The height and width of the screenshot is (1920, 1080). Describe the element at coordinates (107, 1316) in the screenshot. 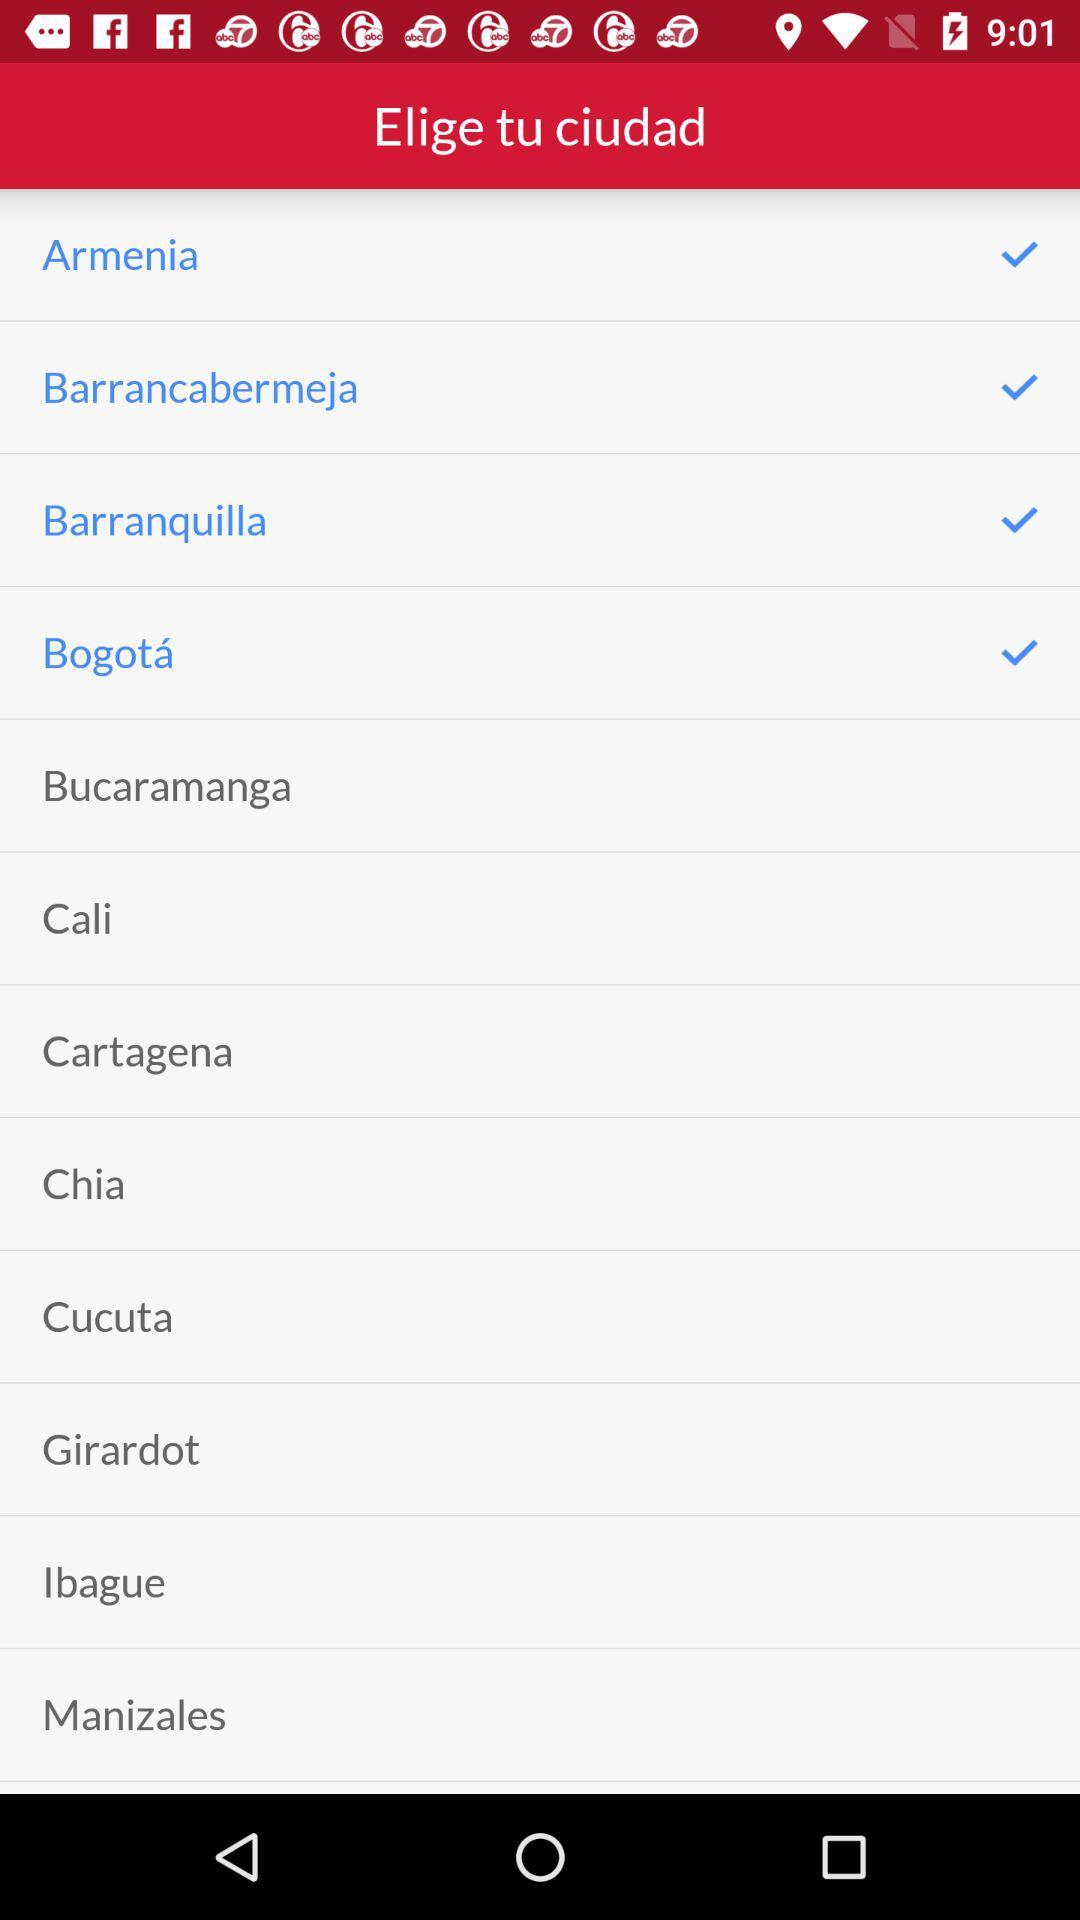

I see `cucuta icon` at that location.